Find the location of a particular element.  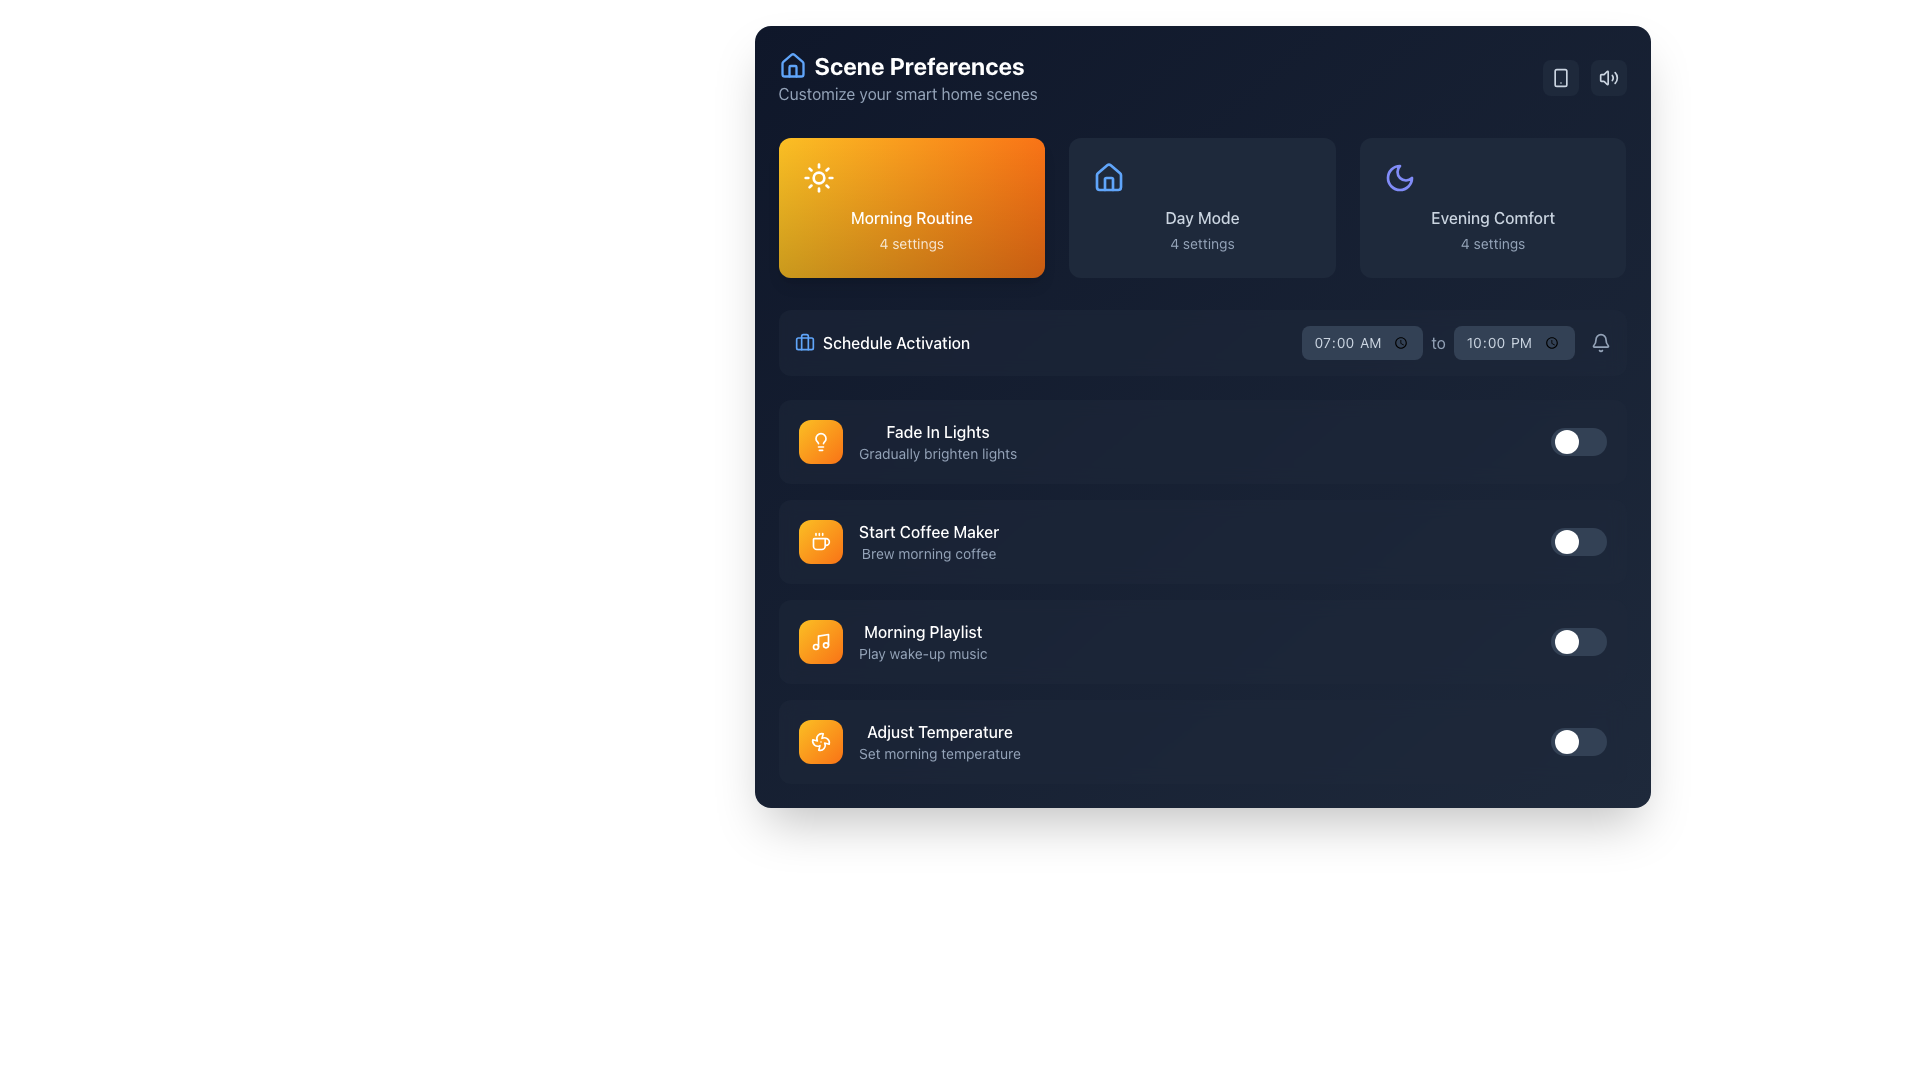

the 'Morning Routine' icon located at the leftmost of the top row within the 'Scene Preferences' section is located at coordinates (818, 176).